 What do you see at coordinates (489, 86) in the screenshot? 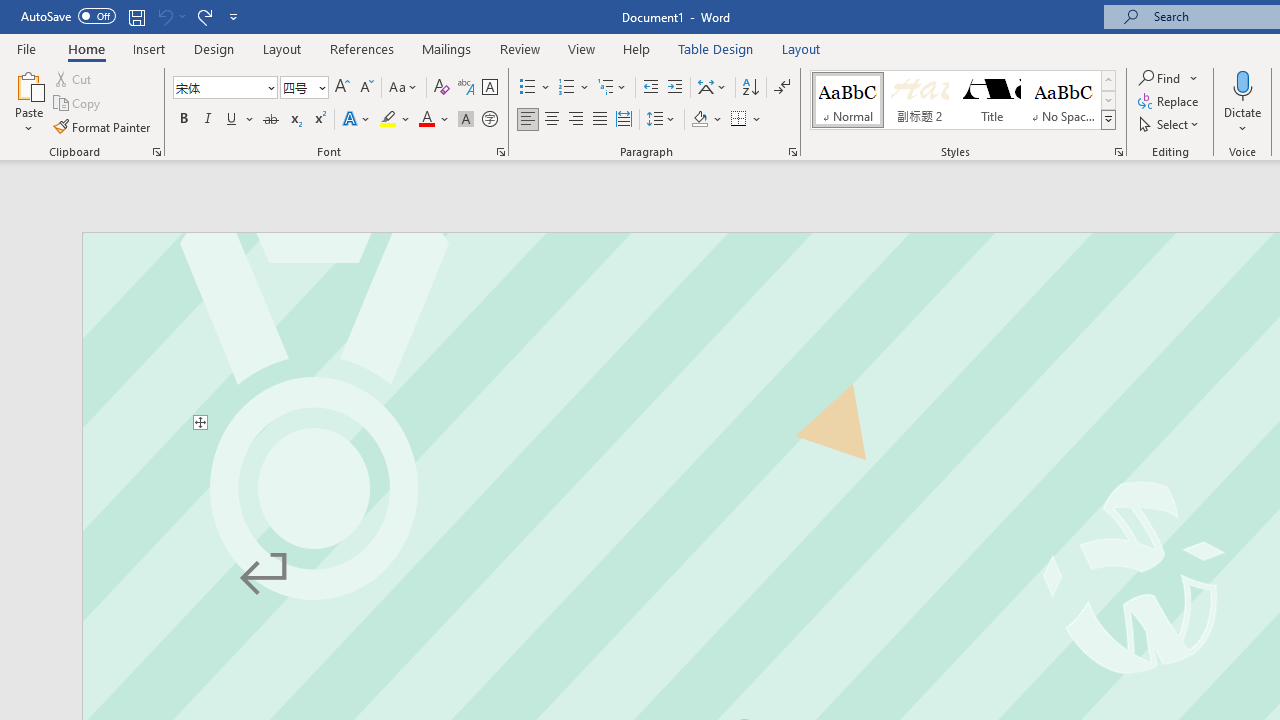
I see `'Character Border'` at bounding box center [489, 86].